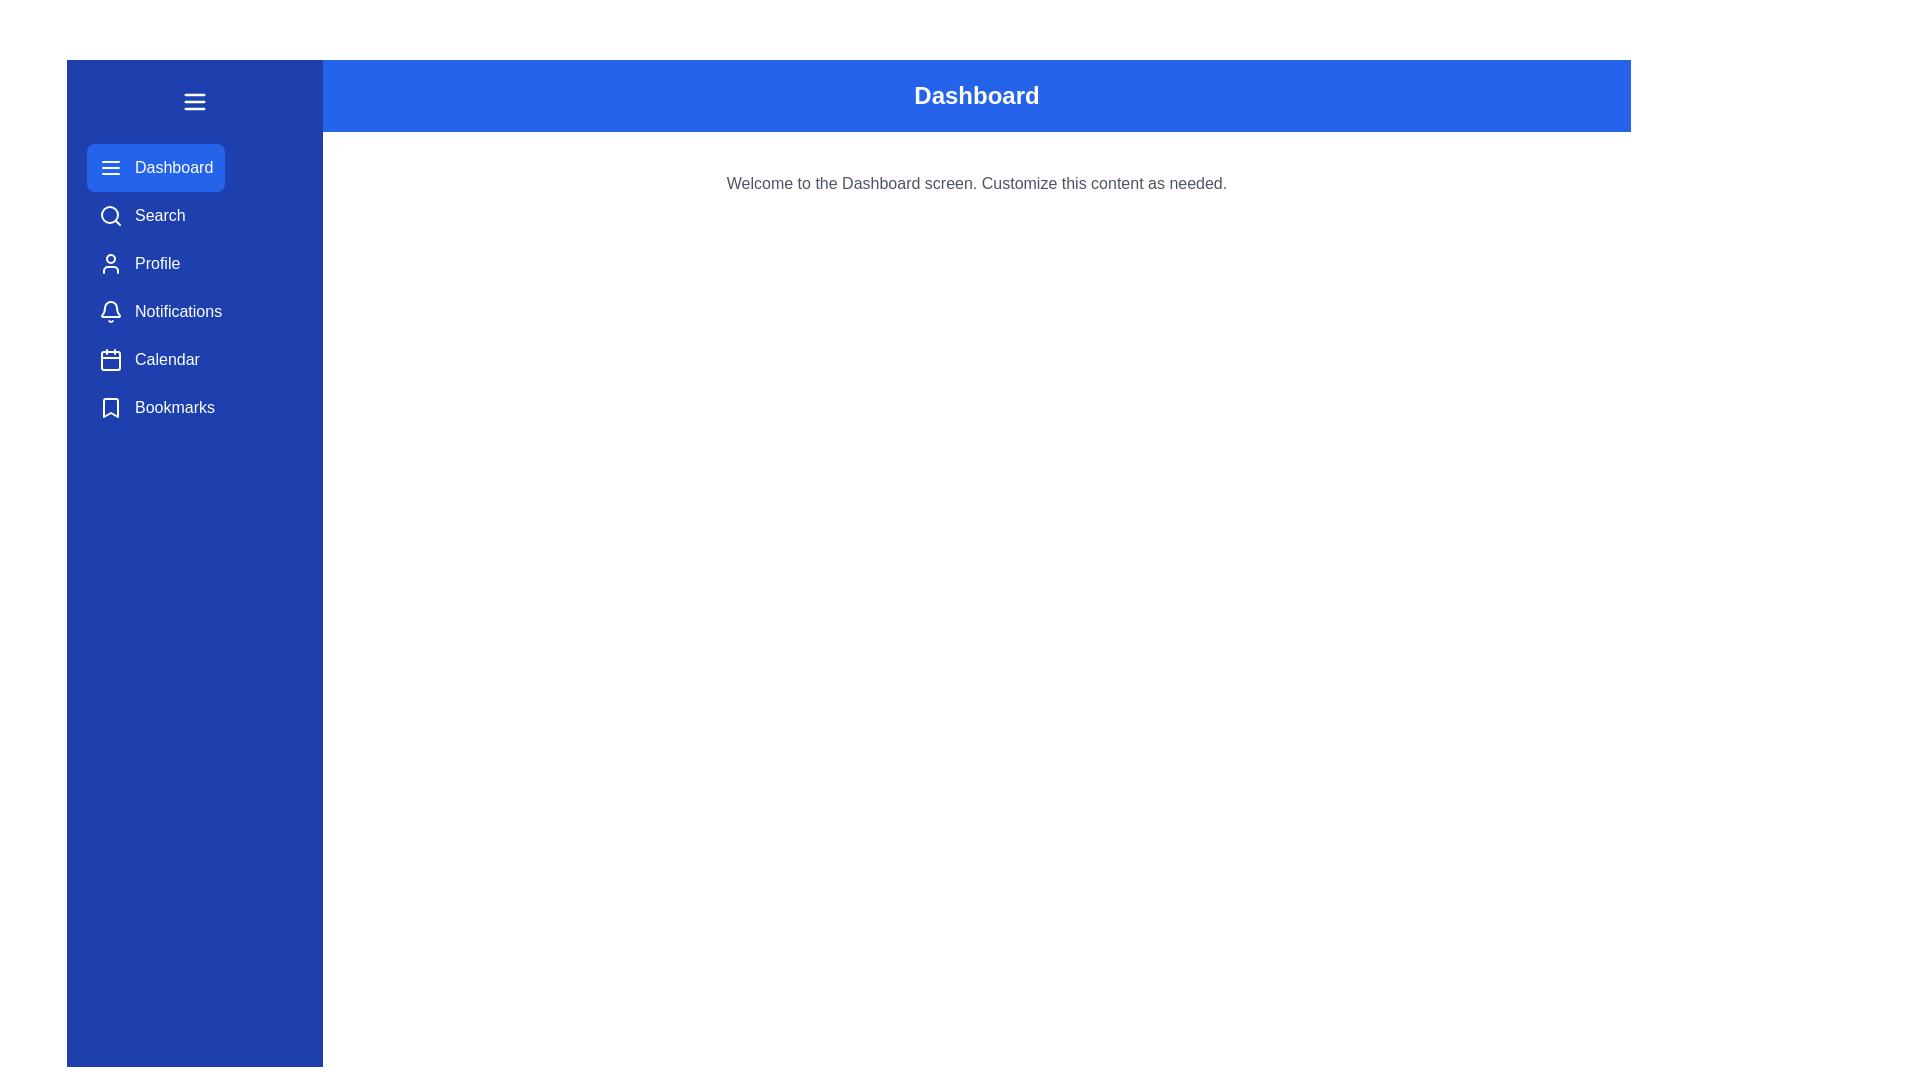 This screenshot has height=1080, width=1920. What do you see at coordinates (195, 101) in the screenshot?
I see `the hamburger menu icon, which consists of three horizontal lines` at bounding box center [195, 101].